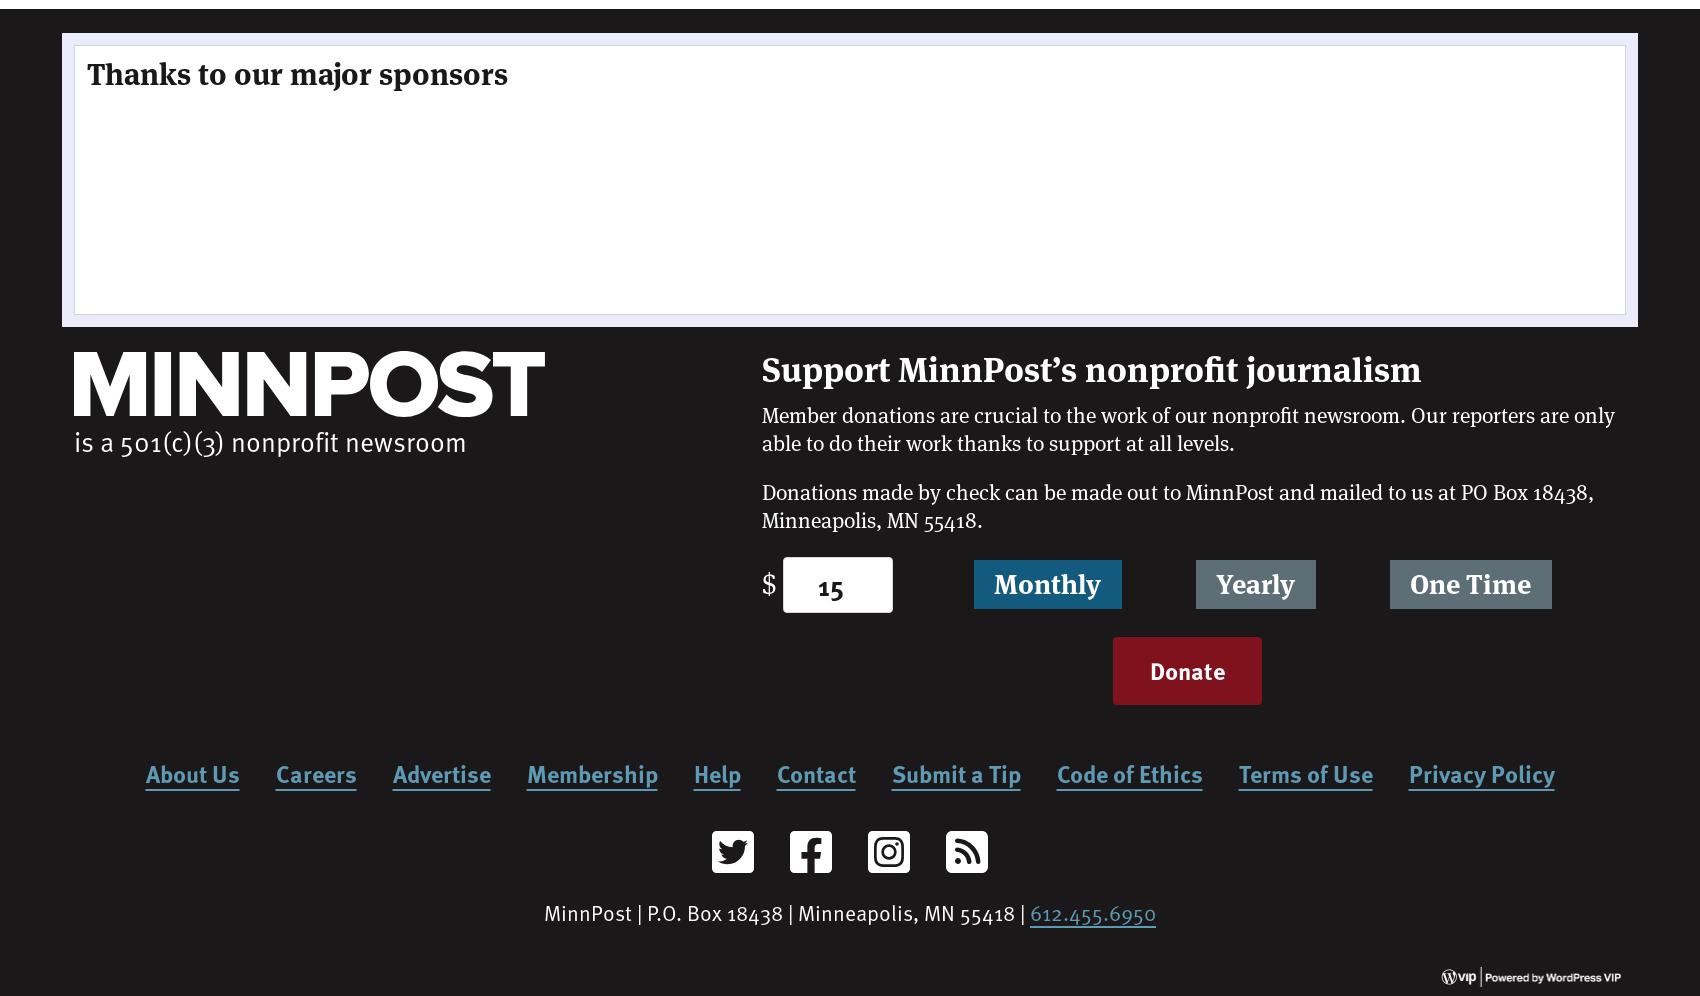 This screenshot has width=1700, height=996. I want to click on 'MinnPost | P.O. Box 18438 | Minneapolis, MN 55418 |', so click(543, 910).